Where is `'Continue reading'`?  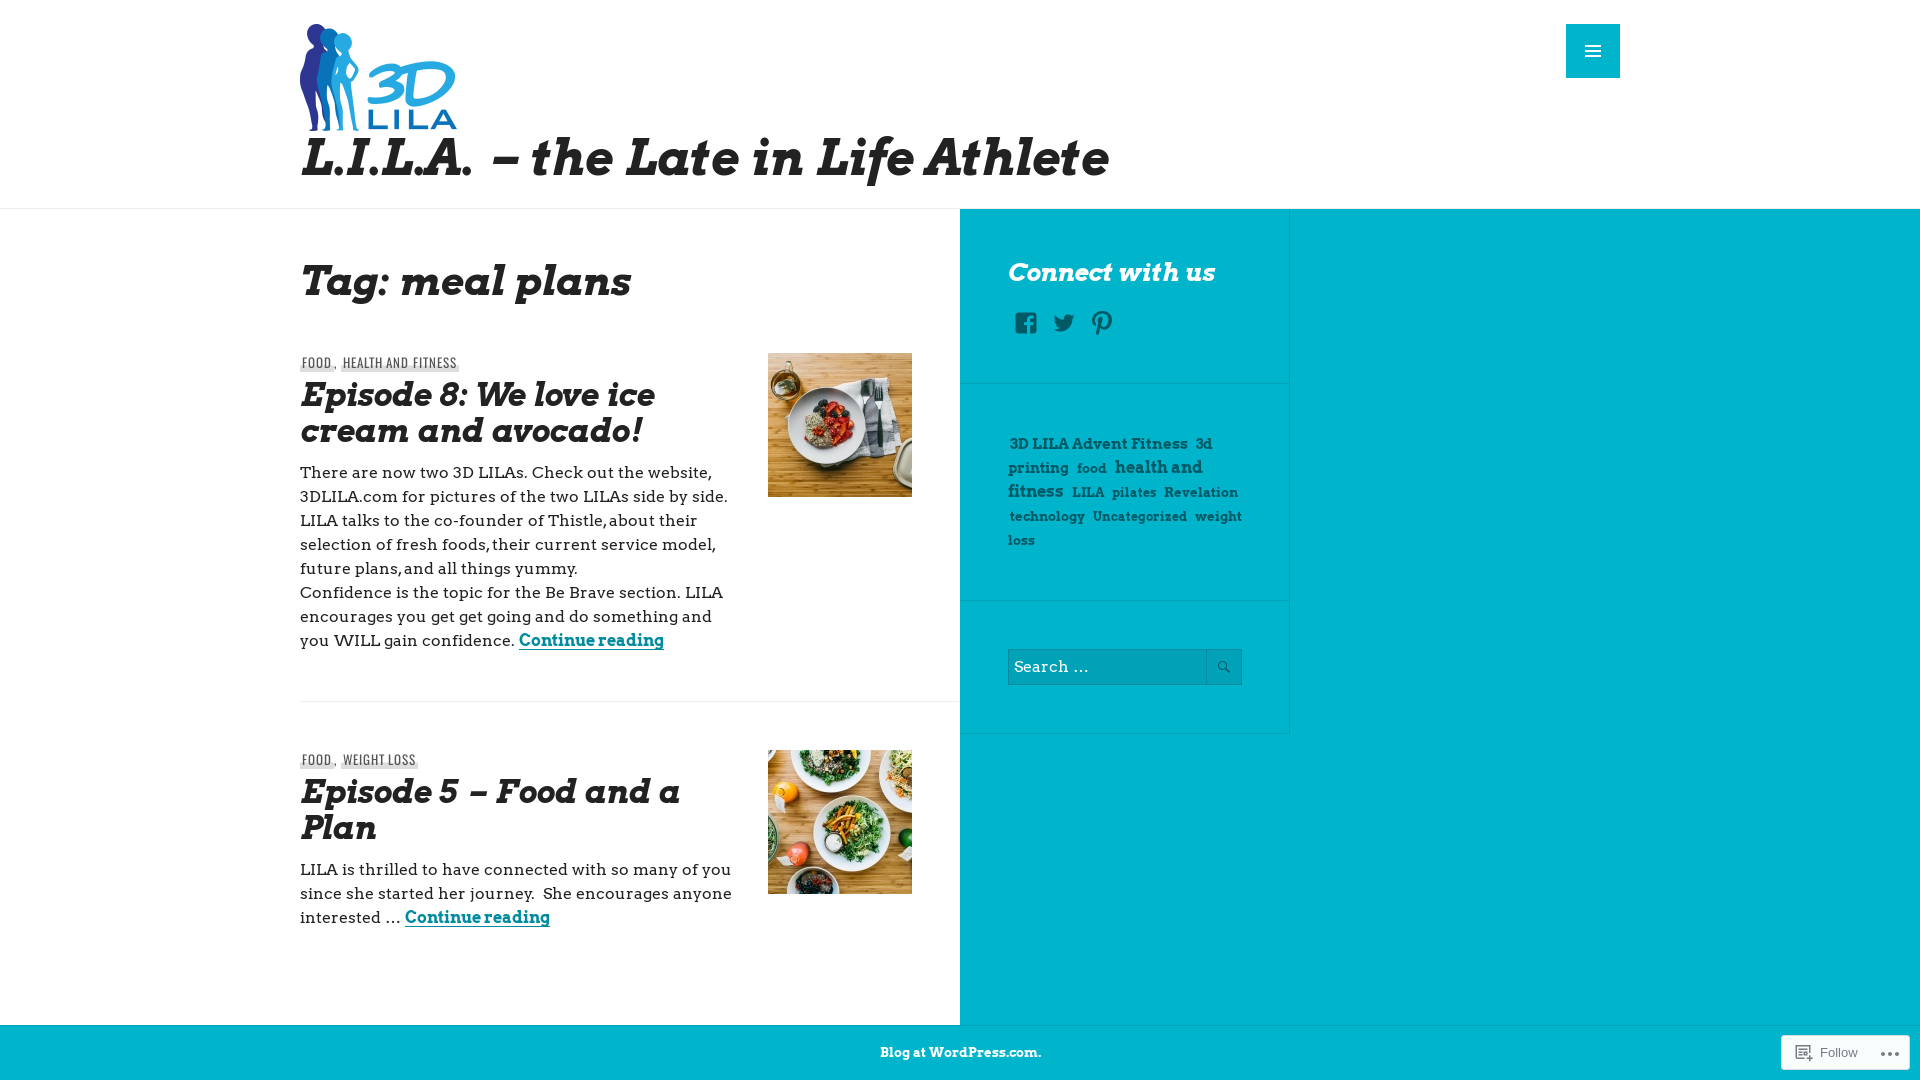 'Continue reading' is located at coordinates (590, 640).